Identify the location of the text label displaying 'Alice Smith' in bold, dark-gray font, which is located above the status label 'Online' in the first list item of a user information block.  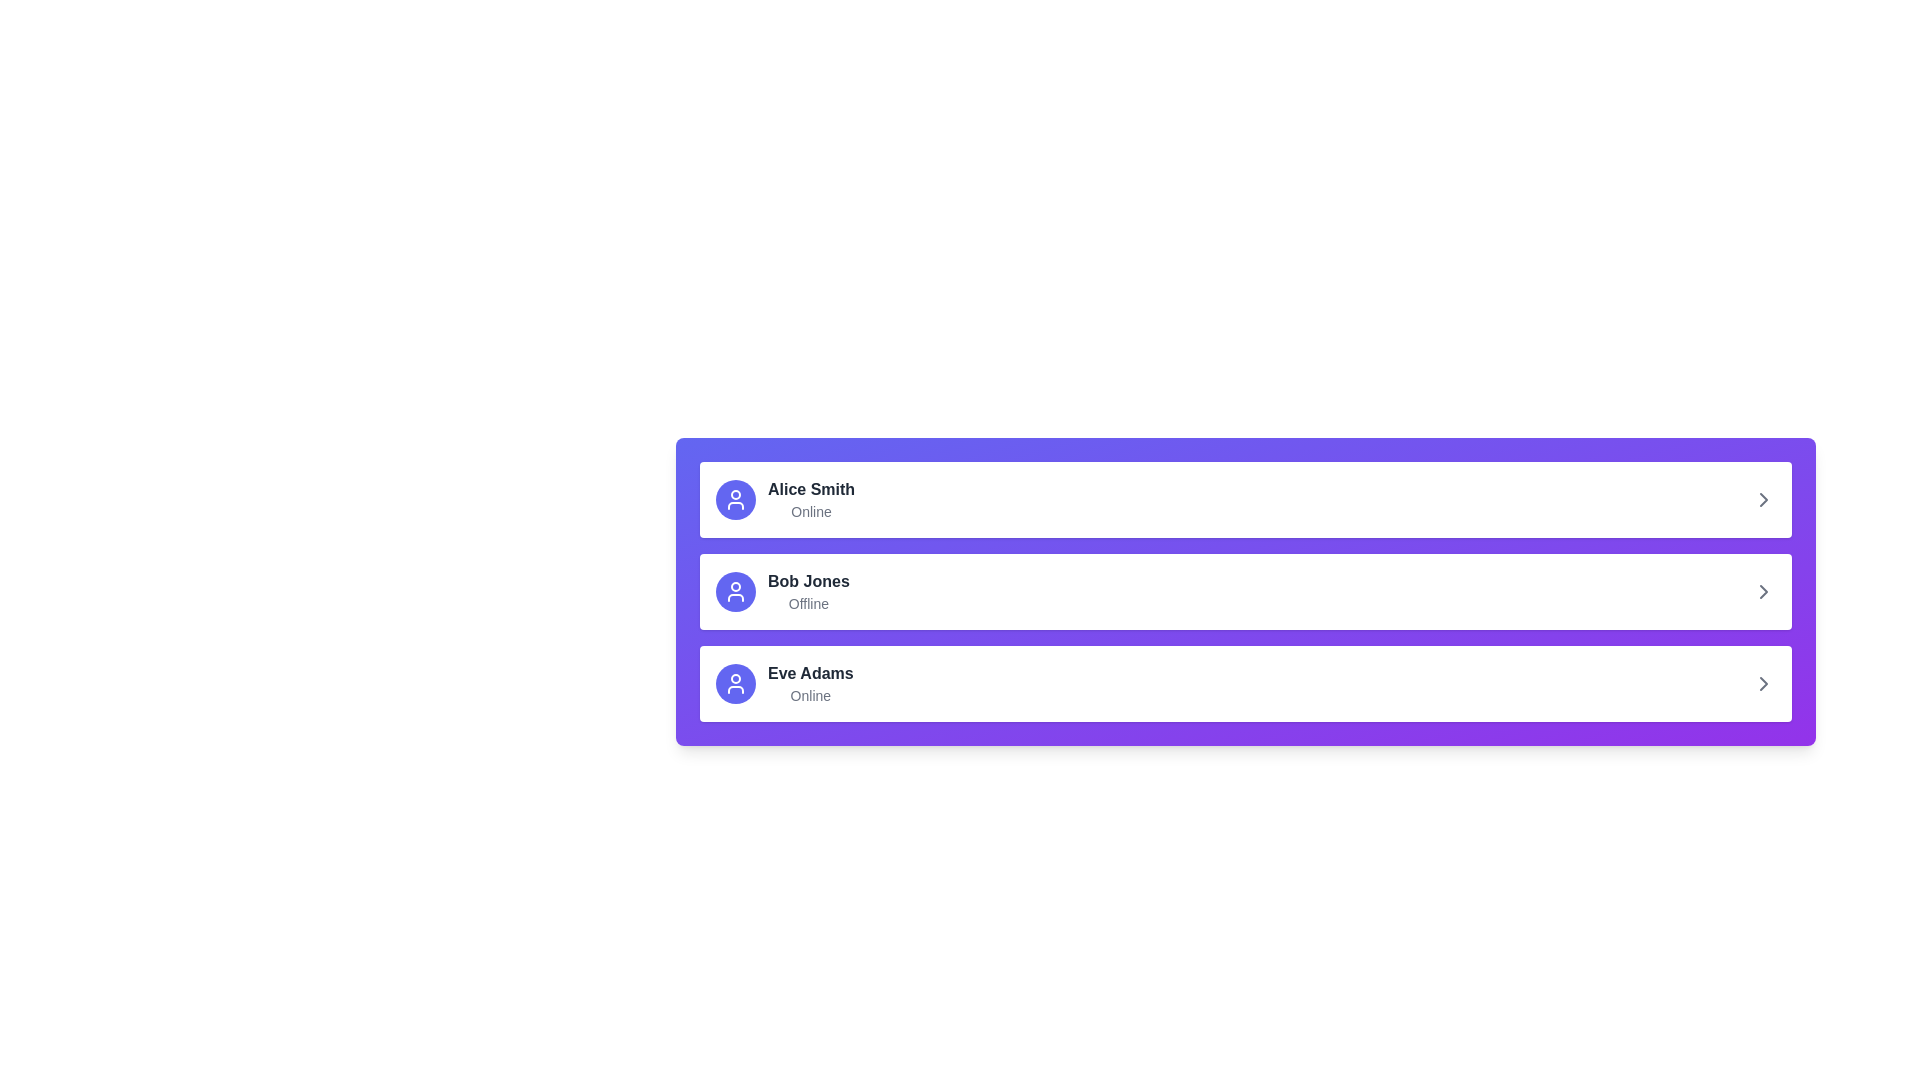
(811, 489).